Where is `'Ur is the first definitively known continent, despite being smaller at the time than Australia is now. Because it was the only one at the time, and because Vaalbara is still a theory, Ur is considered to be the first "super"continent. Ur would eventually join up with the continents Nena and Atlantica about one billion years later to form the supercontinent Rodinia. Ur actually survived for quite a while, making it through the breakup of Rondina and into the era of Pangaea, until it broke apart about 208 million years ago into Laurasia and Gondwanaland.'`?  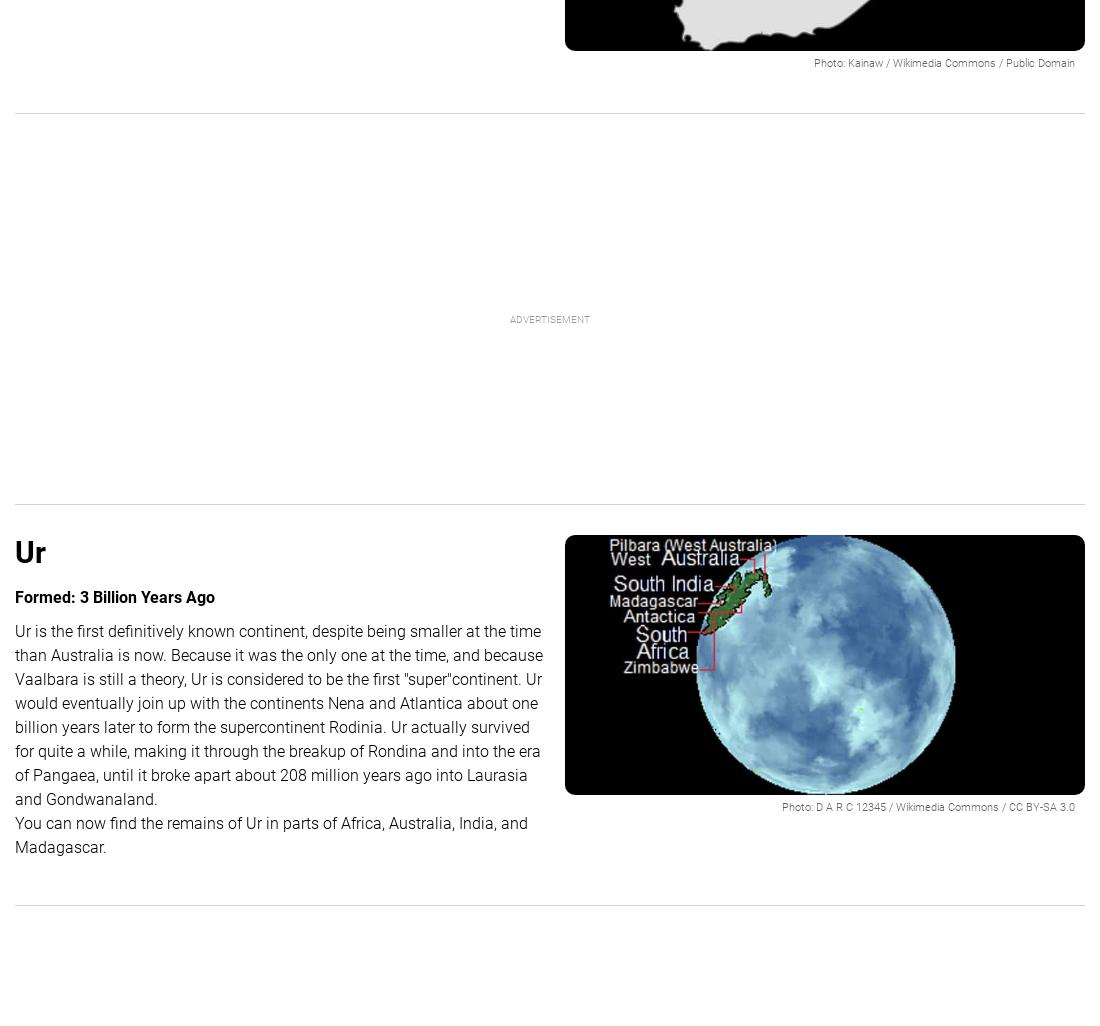
'Ur is the first definitively known continent, despite being smaller at the time than Australia is now. Because it was the only one at the time, and because Vaalbara is still a theory, Ur is considered to be the first "super"continent. Ur would eventually join up with the continents Nena and Atlantica about one billion years later to form the supercontinent Rodinia. Ur actually survived for quite a while, making it through the breakup of Rondina and into the era of Pangaea, until it broke apart about 208 million years ago into Laurasia and Gondwanaland.' is located at coordinates (277, 713).